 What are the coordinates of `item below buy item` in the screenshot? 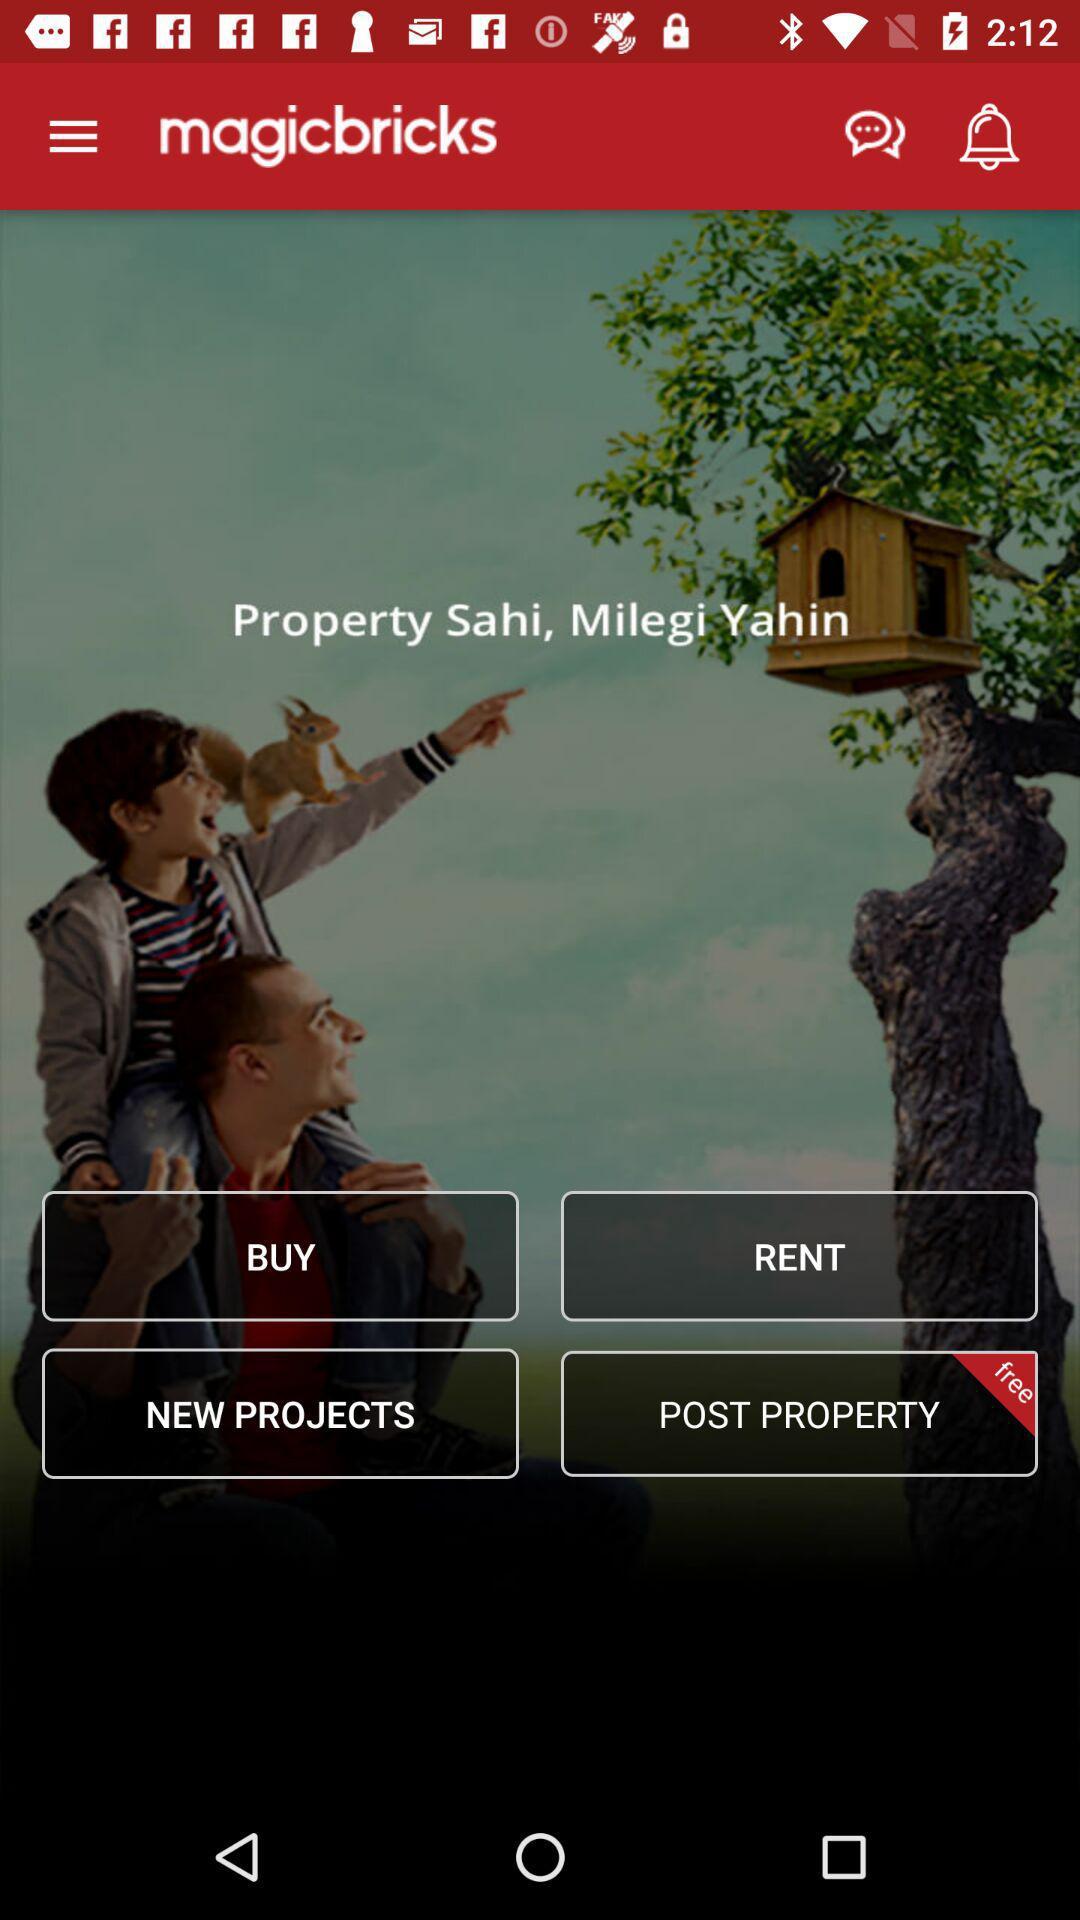 It's located at (280, 1412).